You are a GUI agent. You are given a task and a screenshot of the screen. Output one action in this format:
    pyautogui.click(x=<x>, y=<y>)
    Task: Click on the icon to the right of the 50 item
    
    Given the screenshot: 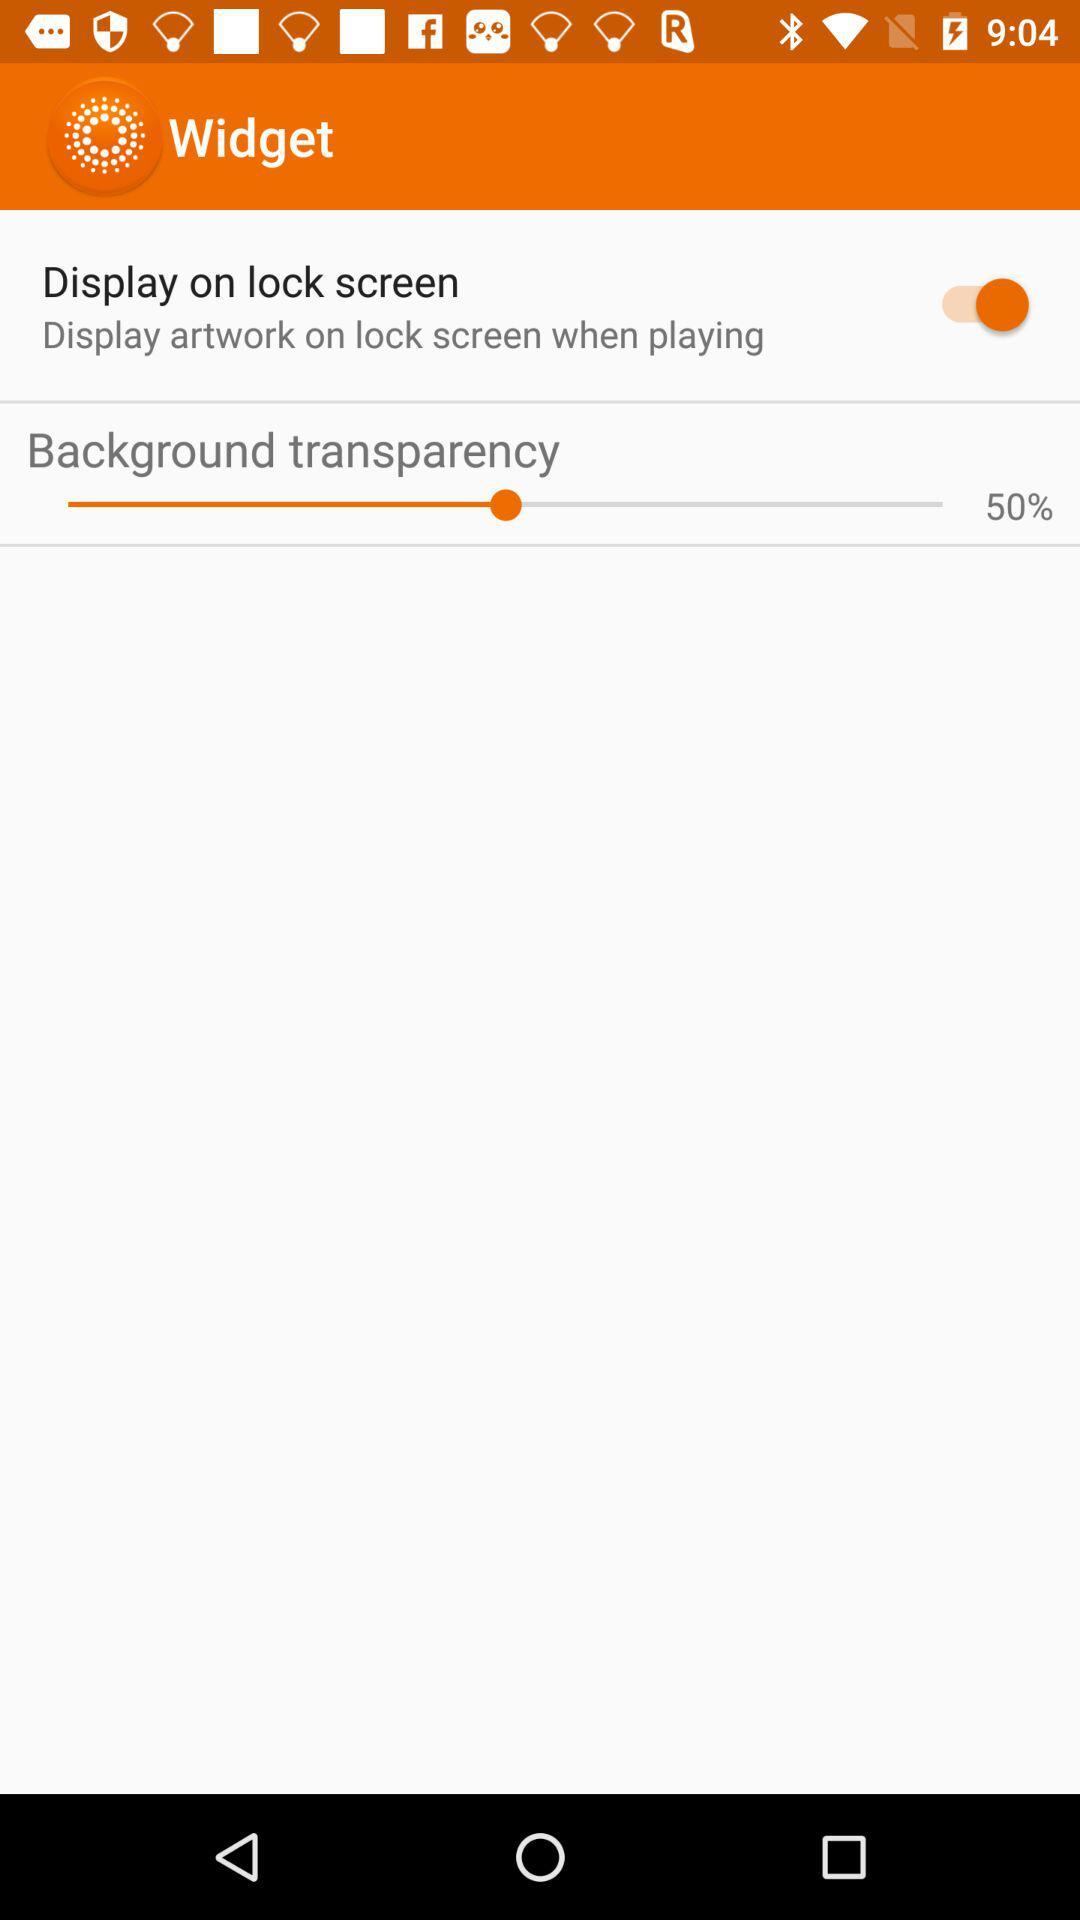 What is the action you would take?
    pyautogui.click(x=1039, y=505)
    